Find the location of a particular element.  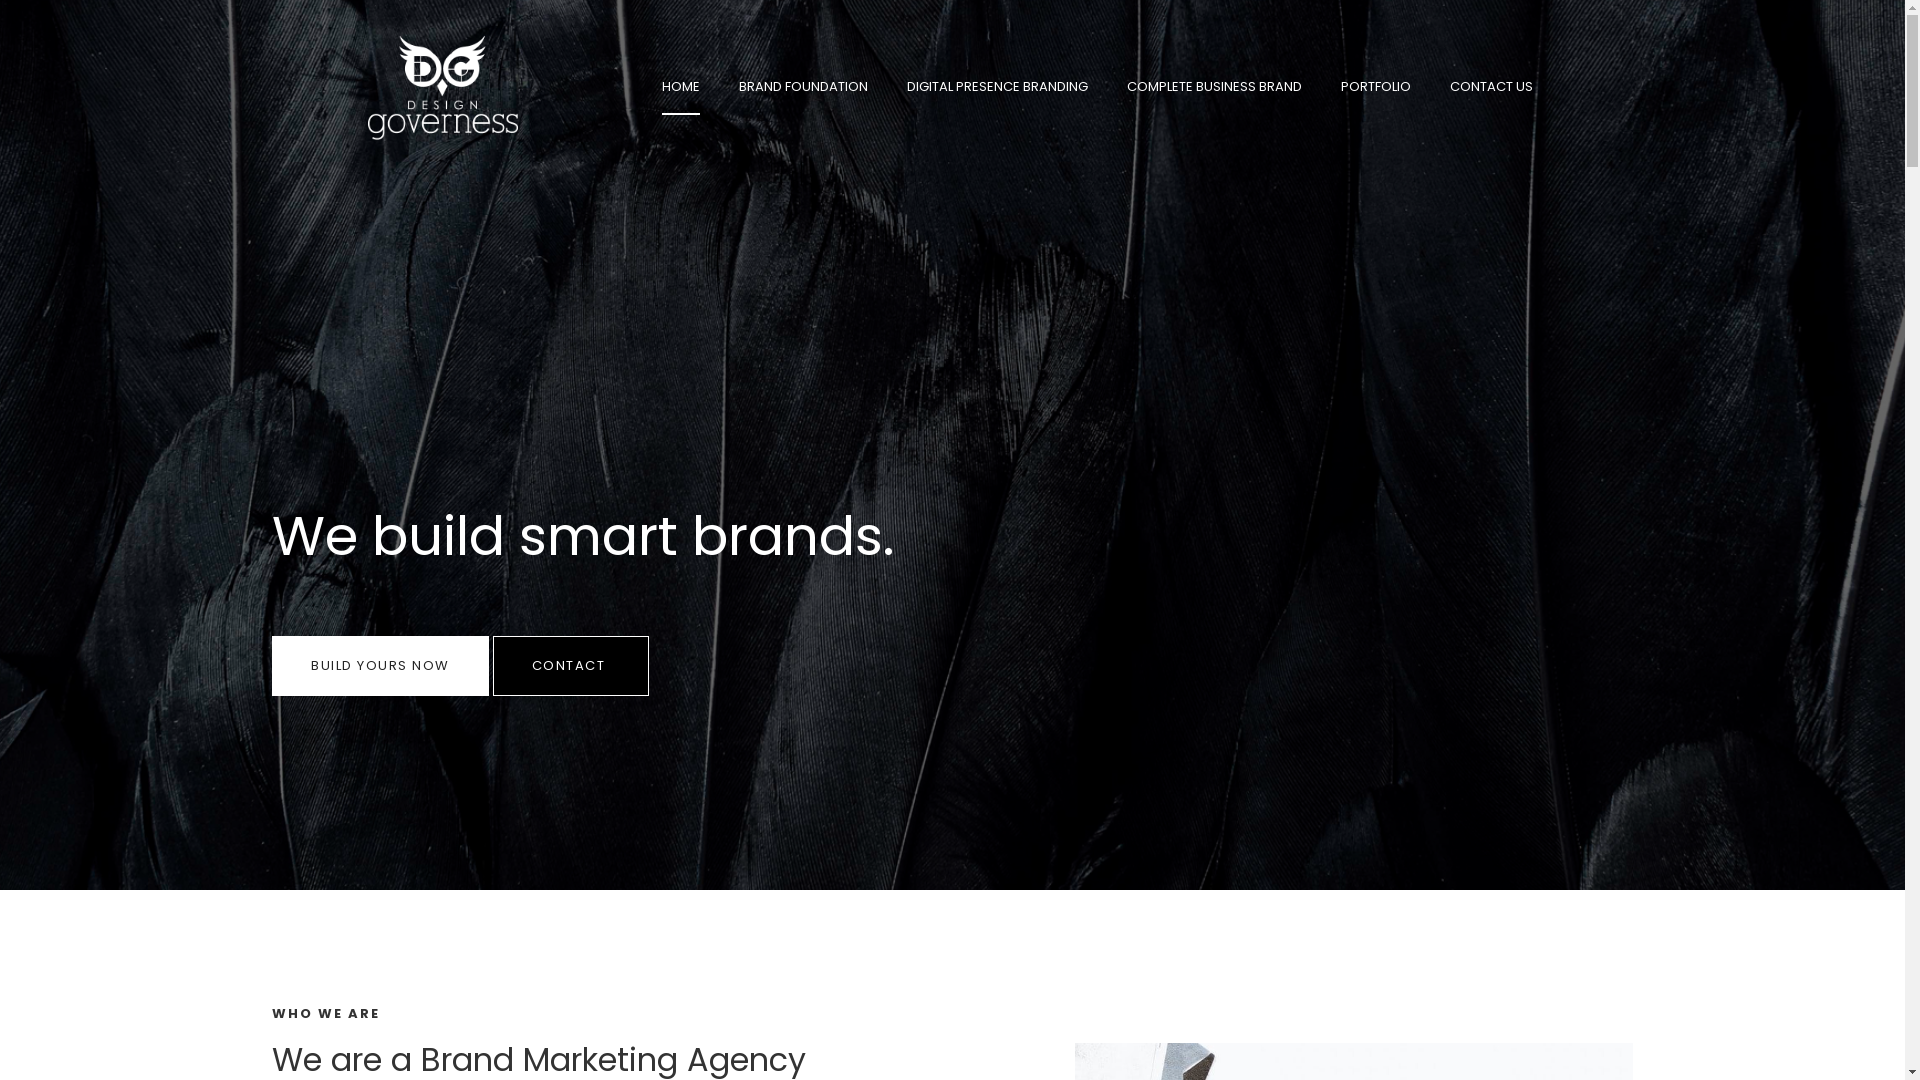

'DIGITAL PRESENCE BRANDING' is located at coordinates (998, 86).